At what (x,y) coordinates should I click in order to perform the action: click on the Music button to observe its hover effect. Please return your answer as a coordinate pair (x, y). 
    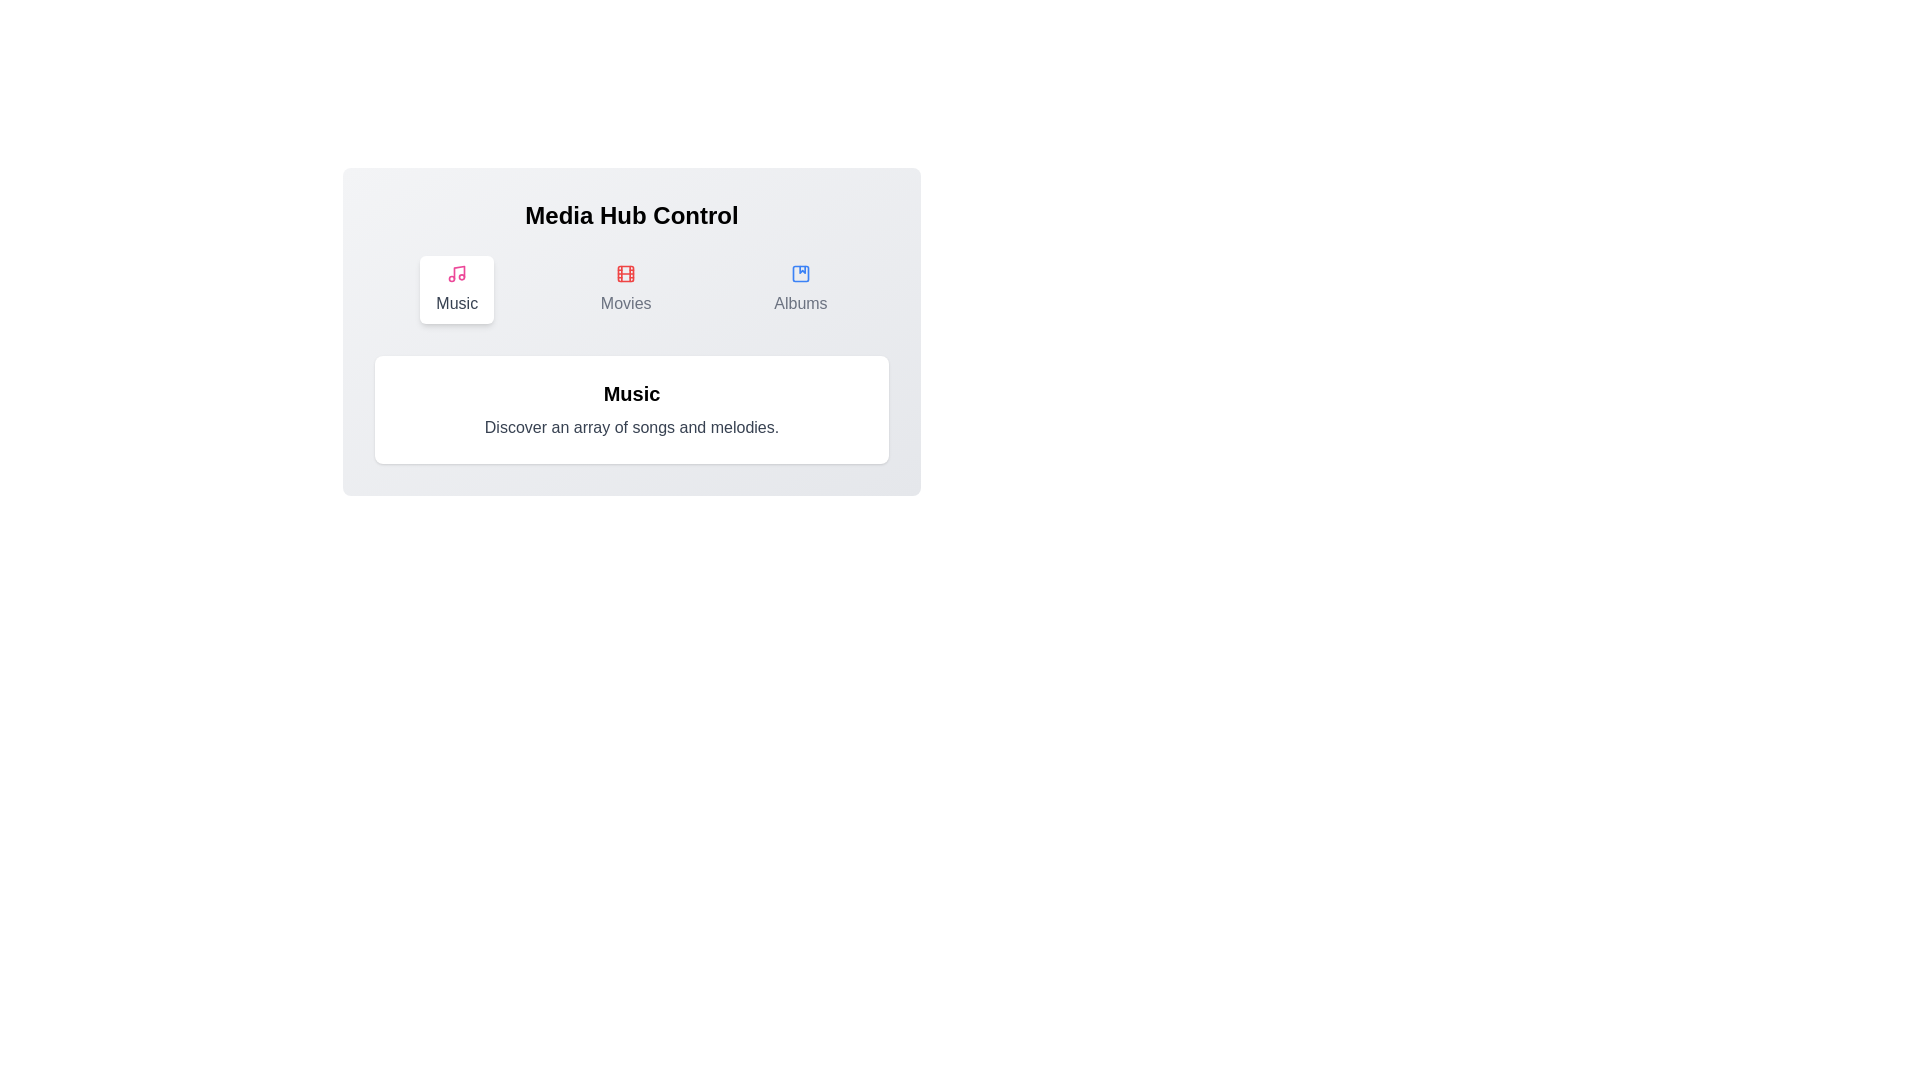
    Looking at the image, I should click on (455, 289).